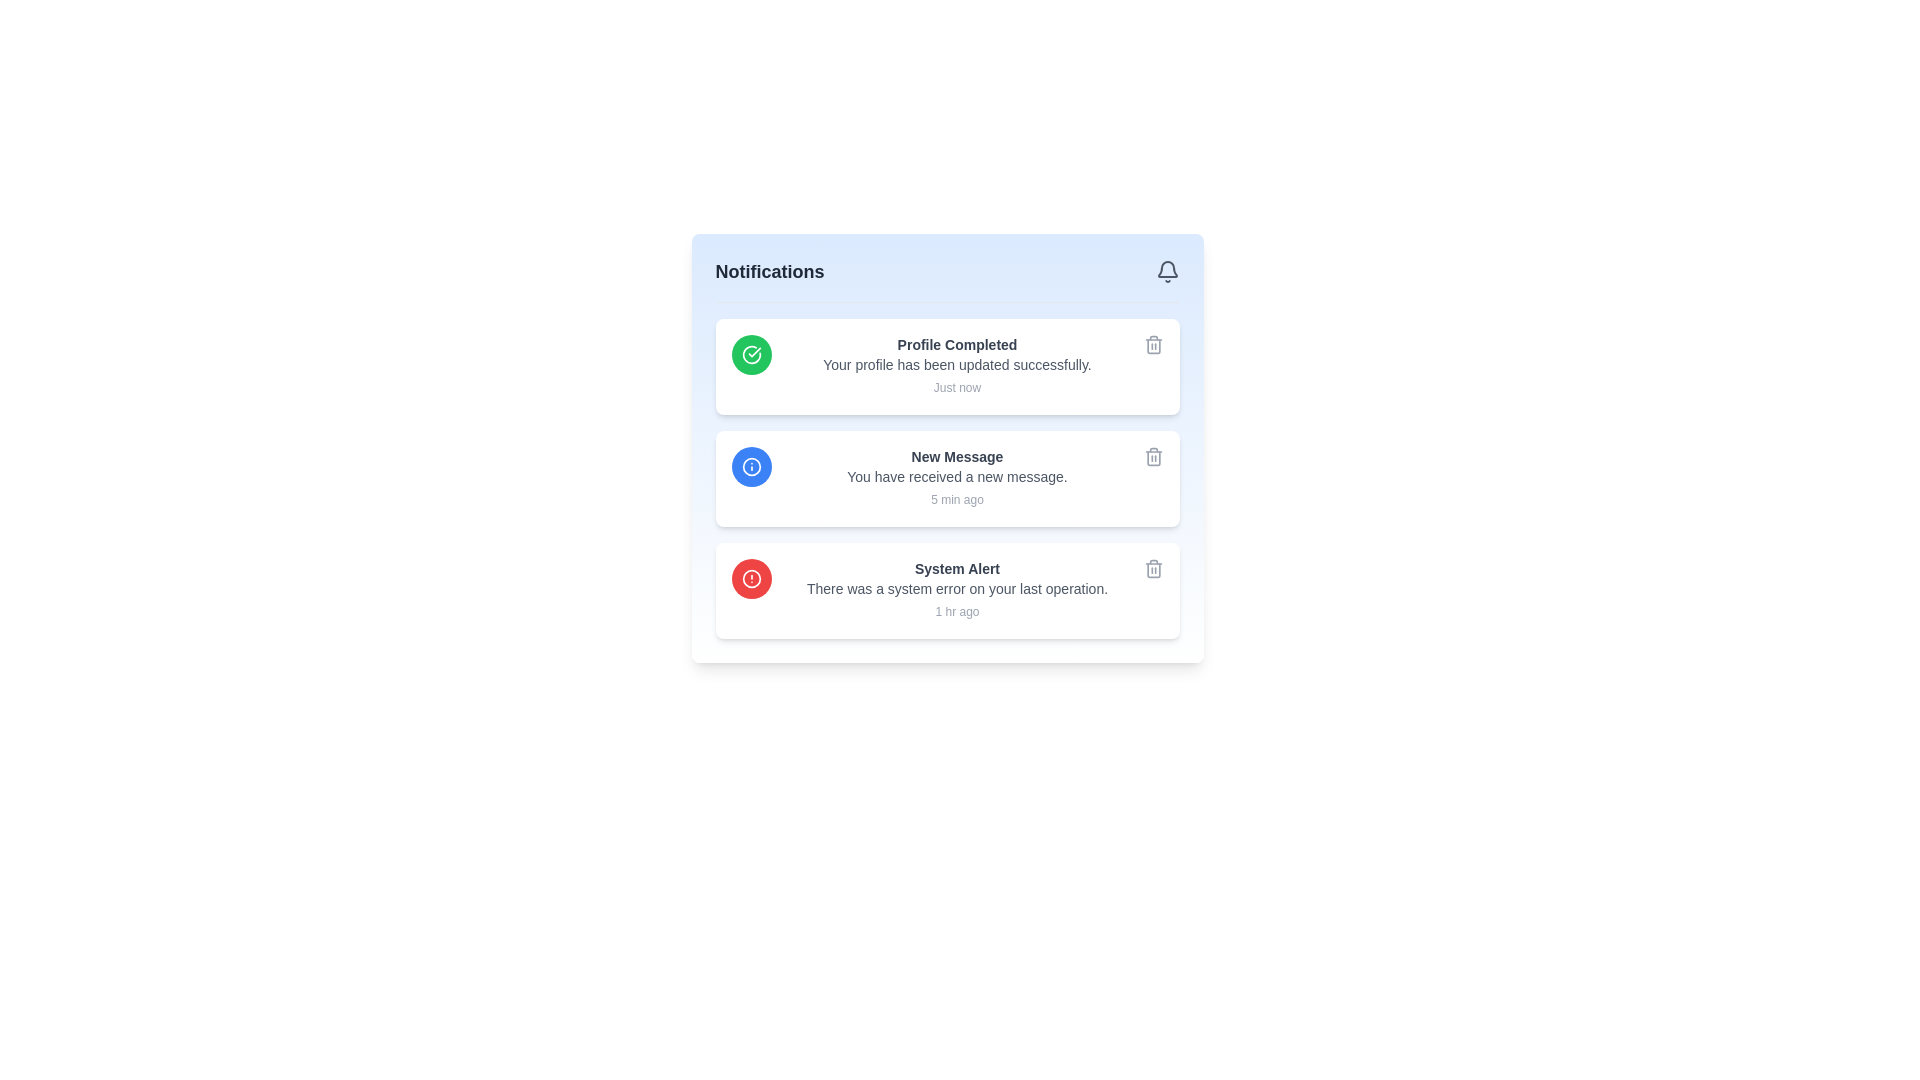 This screenshot has height=1080, width=1920. What do you see at coordinates (1153, 345) in the screenshot?
I see `the trash bin icon located in the top-right corner of the 'Profile Completed' notification card in the 'Notifications' section` at bounding box center [1153, 345].